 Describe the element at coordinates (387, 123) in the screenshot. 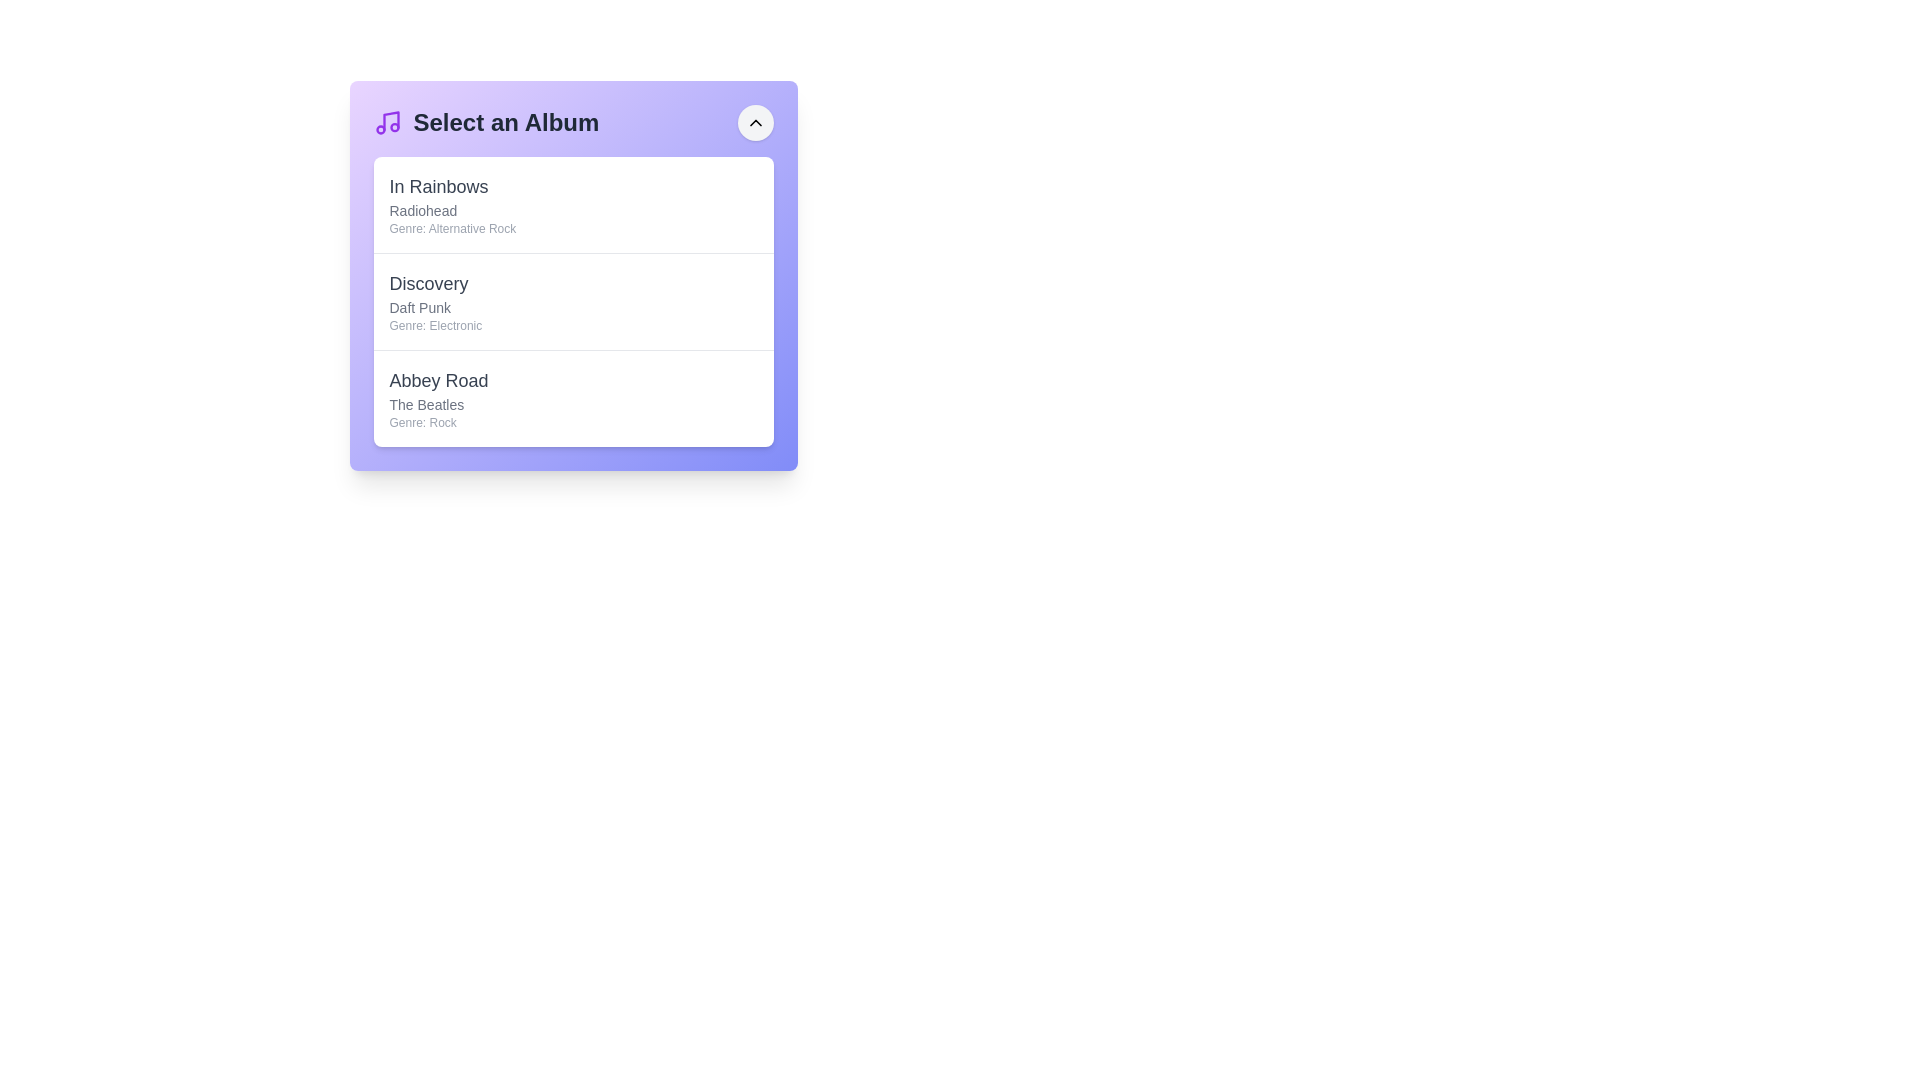

I see `the music-related icon located in the header to the left of the 'Select an Album' text` at that location.